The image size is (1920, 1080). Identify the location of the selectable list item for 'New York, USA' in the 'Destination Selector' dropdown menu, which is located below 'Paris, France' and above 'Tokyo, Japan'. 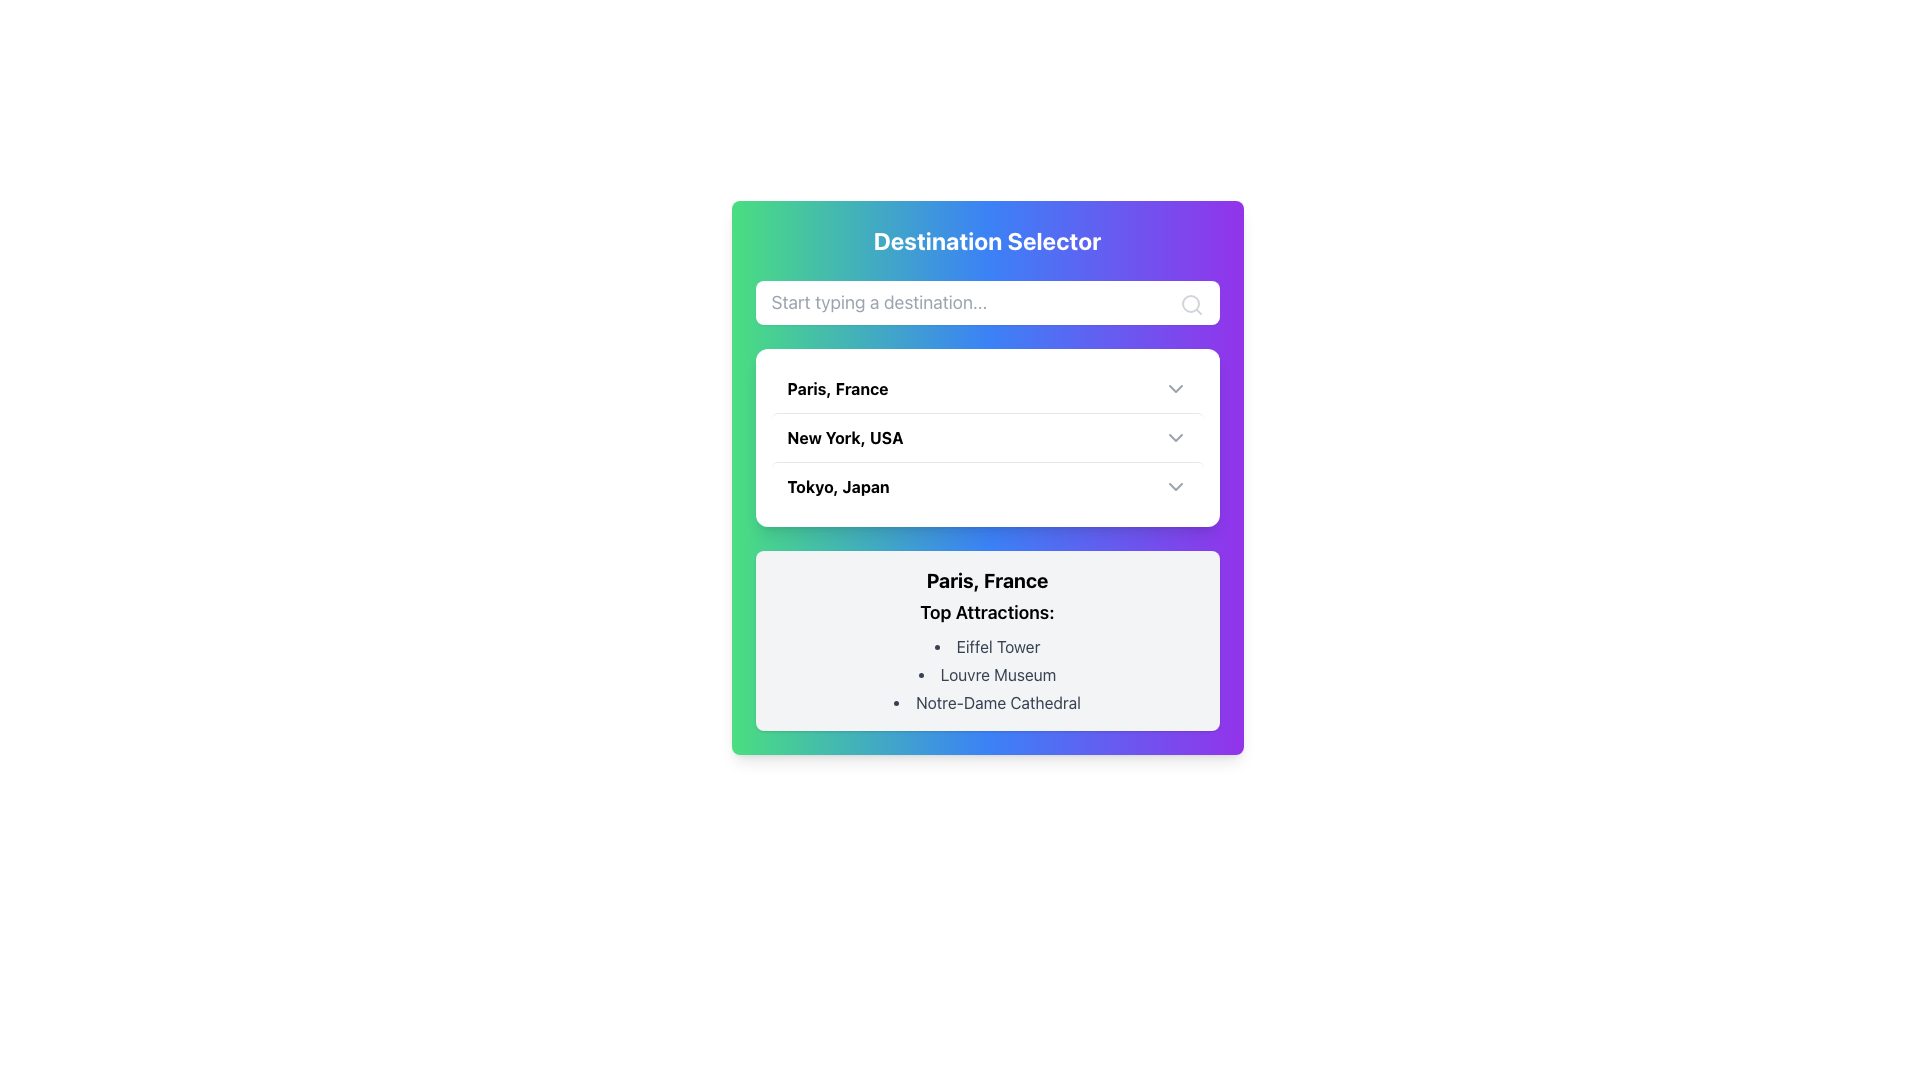
(987, 436).